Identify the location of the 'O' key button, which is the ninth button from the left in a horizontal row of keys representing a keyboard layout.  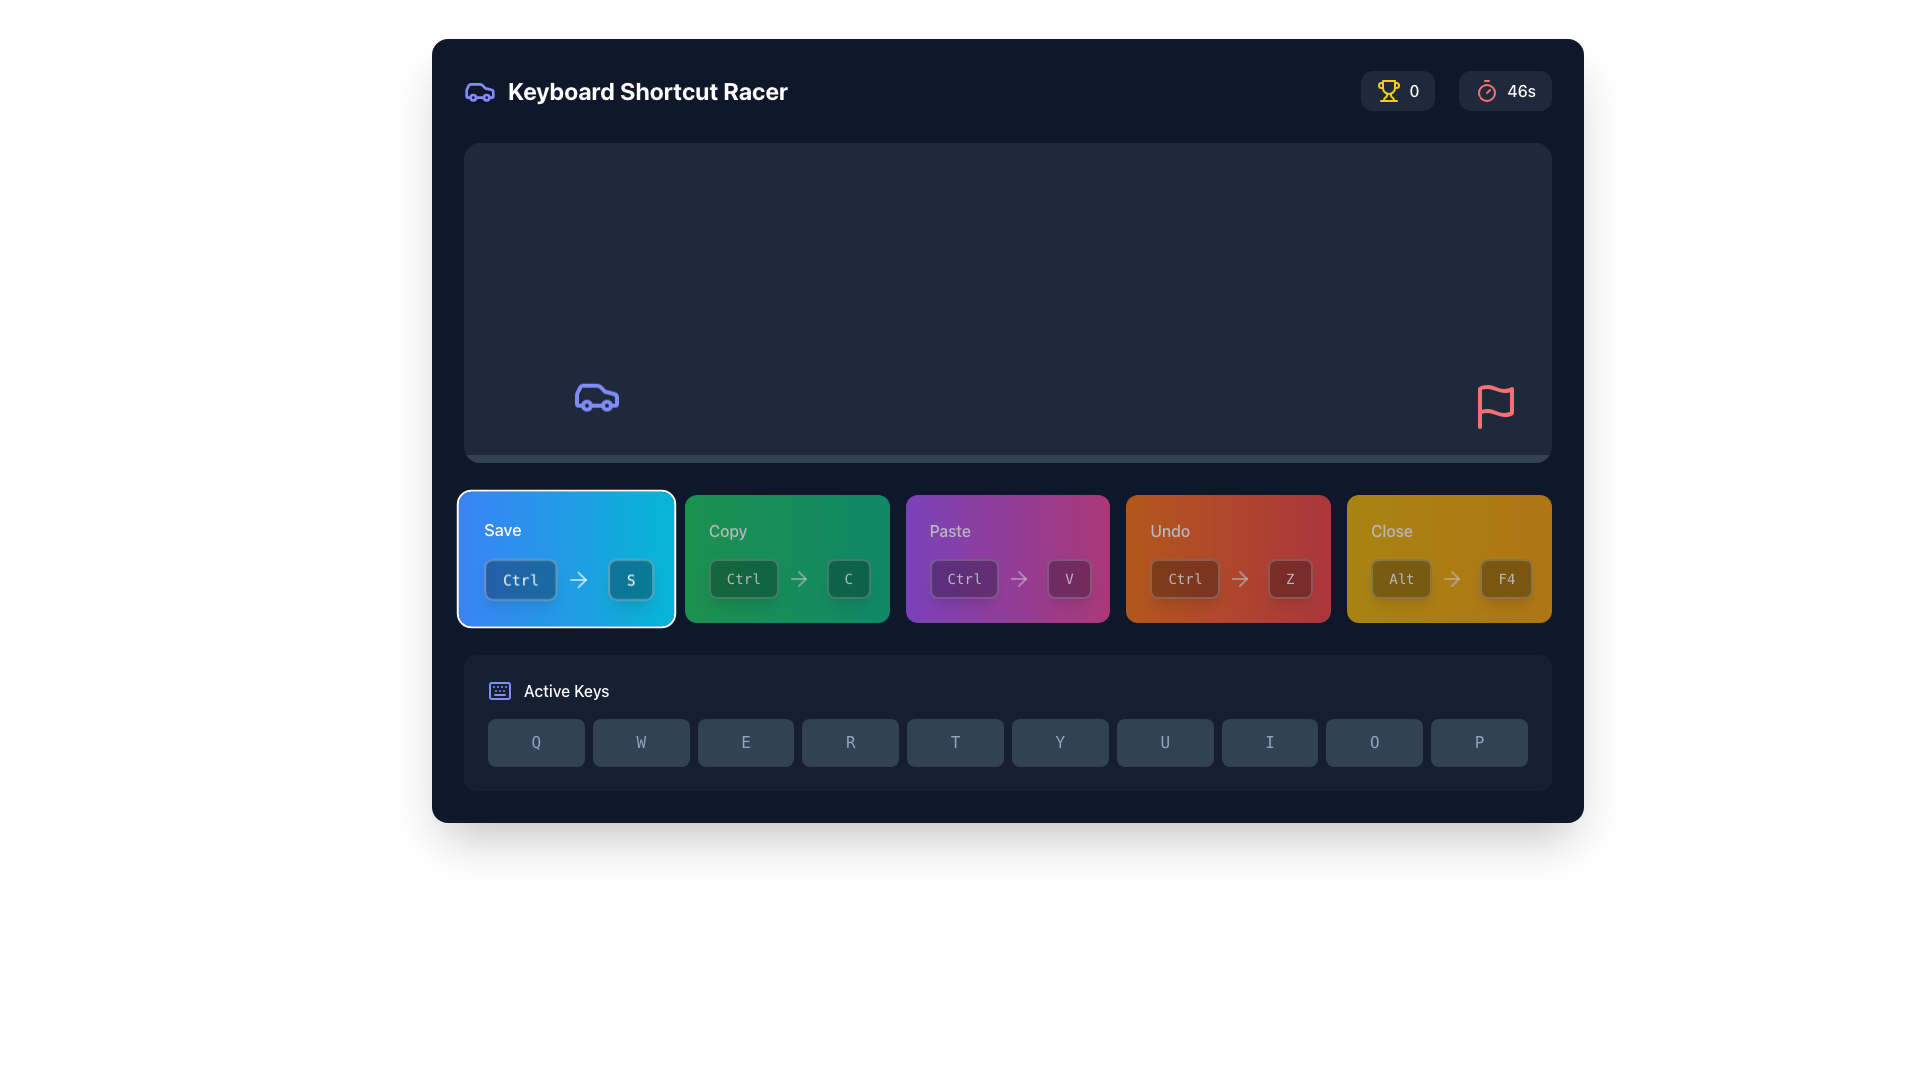
(1373, 743).